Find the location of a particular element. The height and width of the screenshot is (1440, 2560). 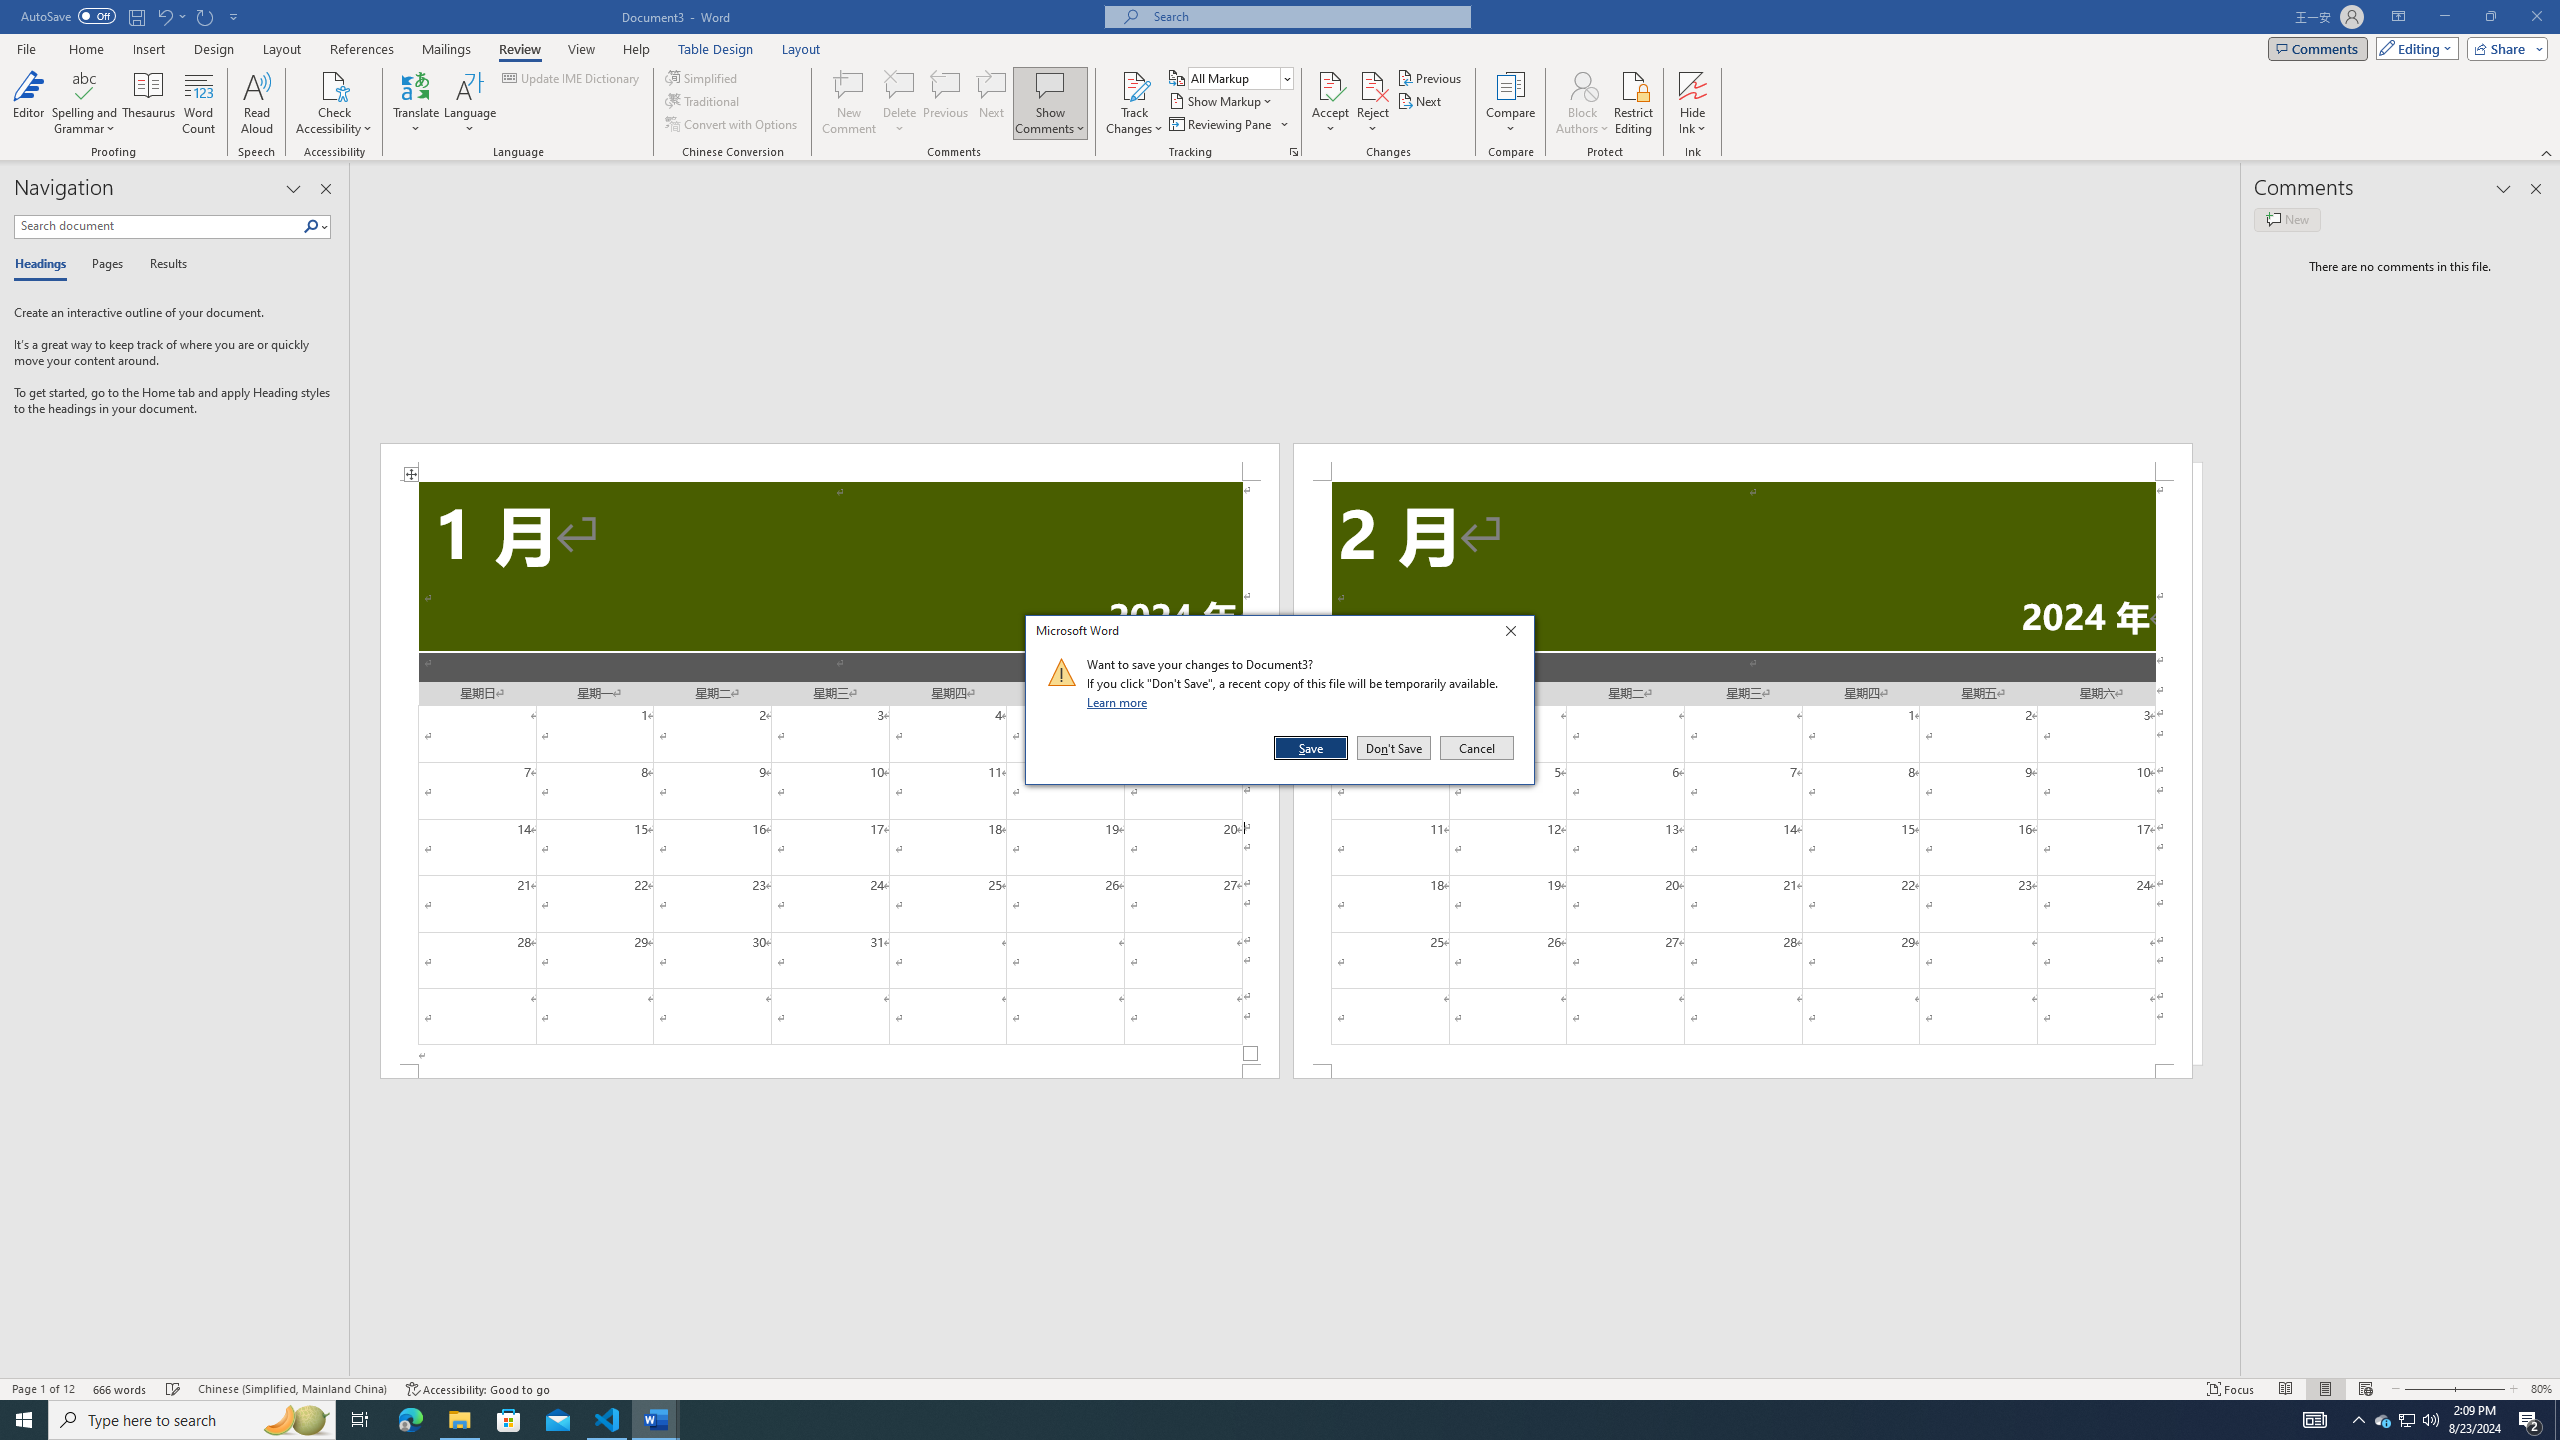

'Type here to search' is located at coordinates (191, 1418).